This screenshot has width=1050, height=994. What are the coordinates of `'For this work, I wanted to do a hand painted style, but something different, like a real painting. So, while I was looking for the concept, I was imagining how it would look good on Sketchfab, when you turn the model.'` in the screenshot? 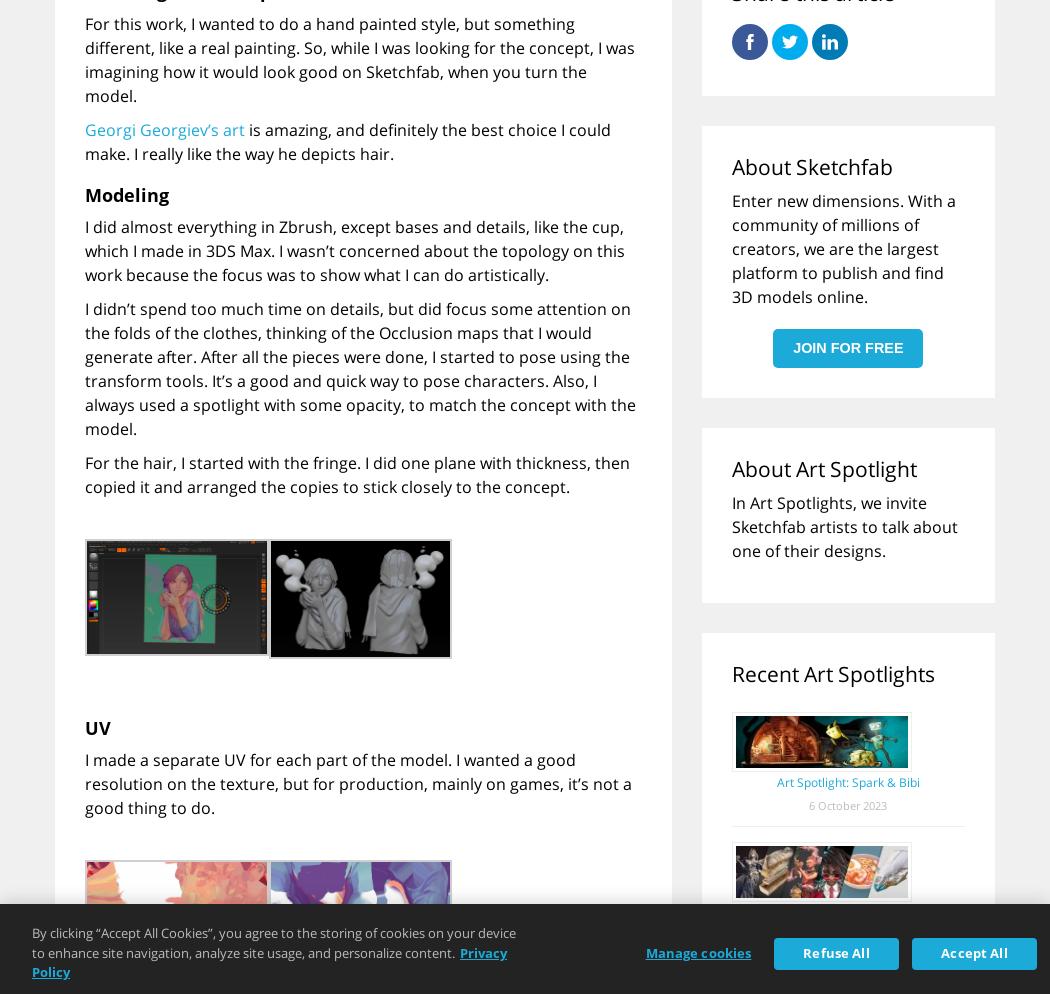 It's located at (359, 58).